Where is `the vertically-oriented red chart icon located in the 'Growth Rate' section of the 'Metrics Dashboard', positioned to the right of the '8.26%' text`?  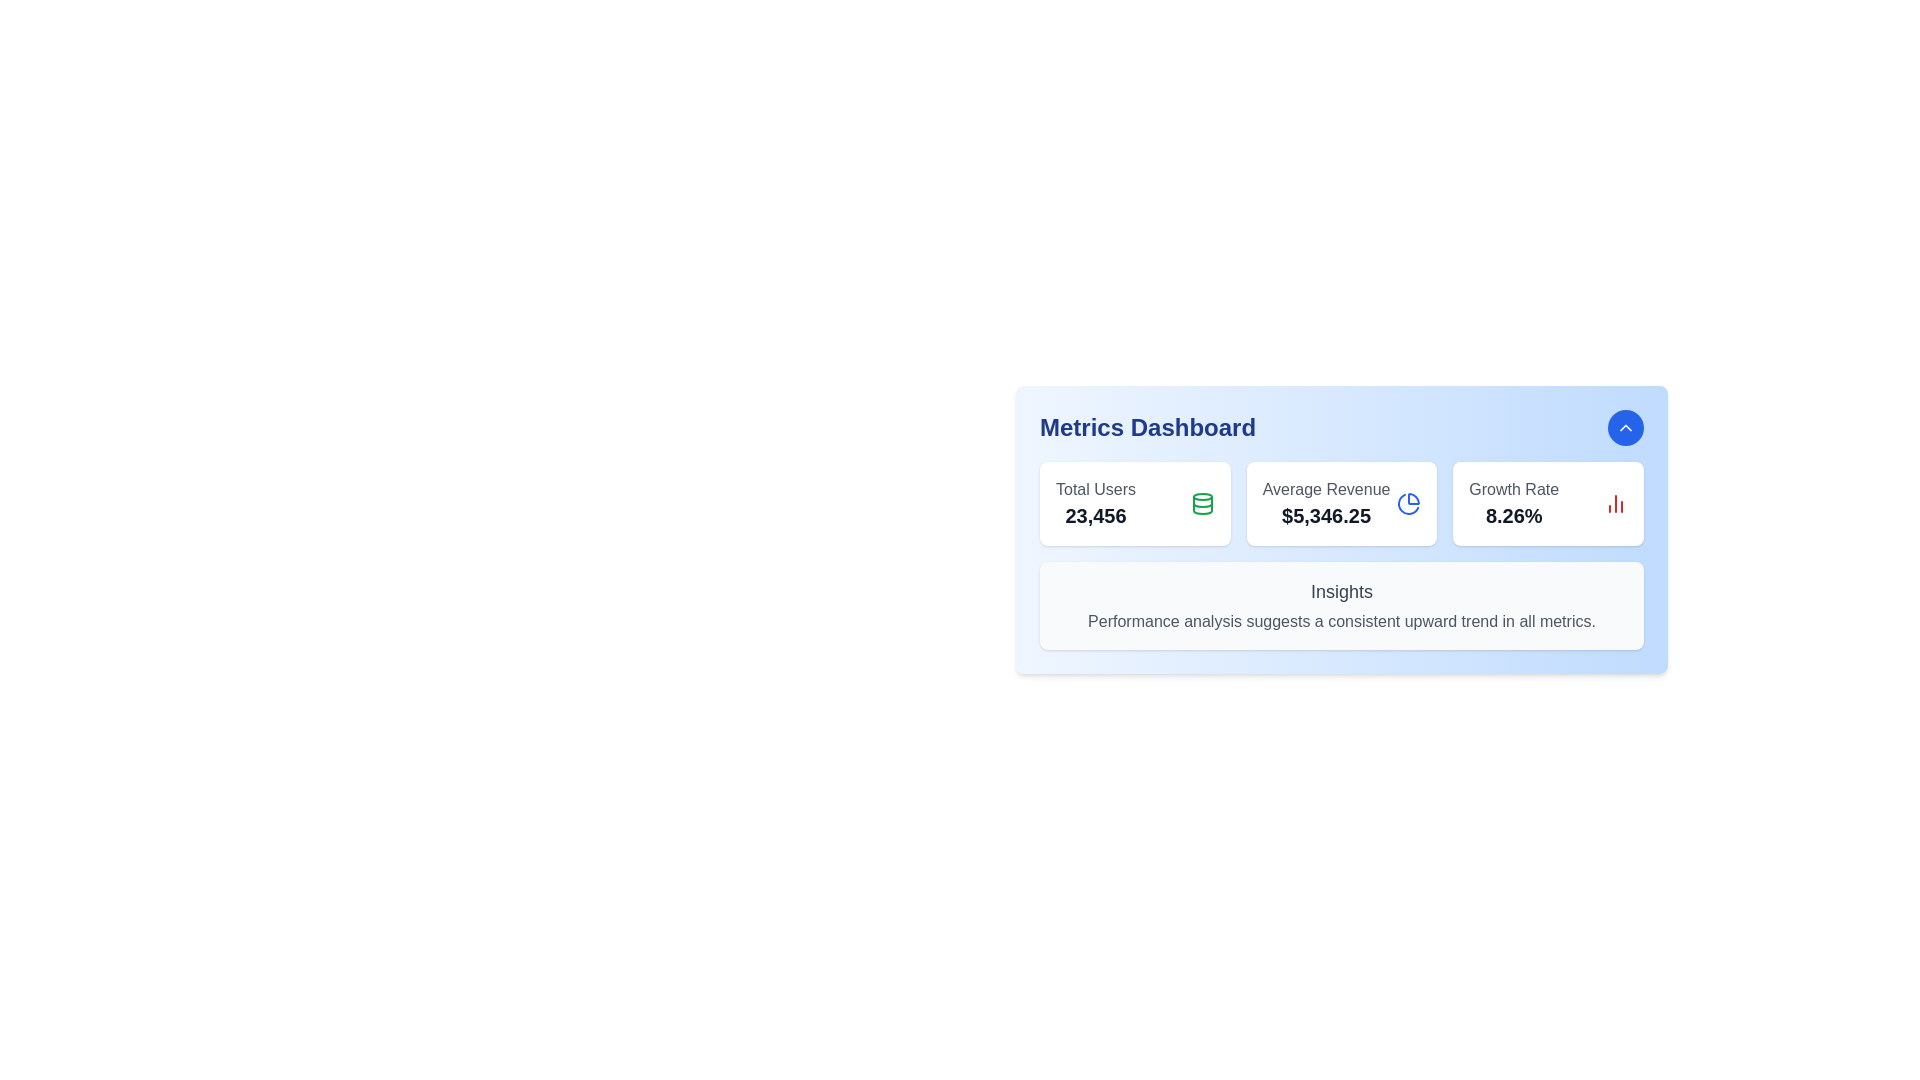
the vertically-oriented red chart icon located in the 'Growth Rate' section of the 'Metrics Dashboard', positioned to the right of the '8.26%' text is located at coordinates (1616, 503).